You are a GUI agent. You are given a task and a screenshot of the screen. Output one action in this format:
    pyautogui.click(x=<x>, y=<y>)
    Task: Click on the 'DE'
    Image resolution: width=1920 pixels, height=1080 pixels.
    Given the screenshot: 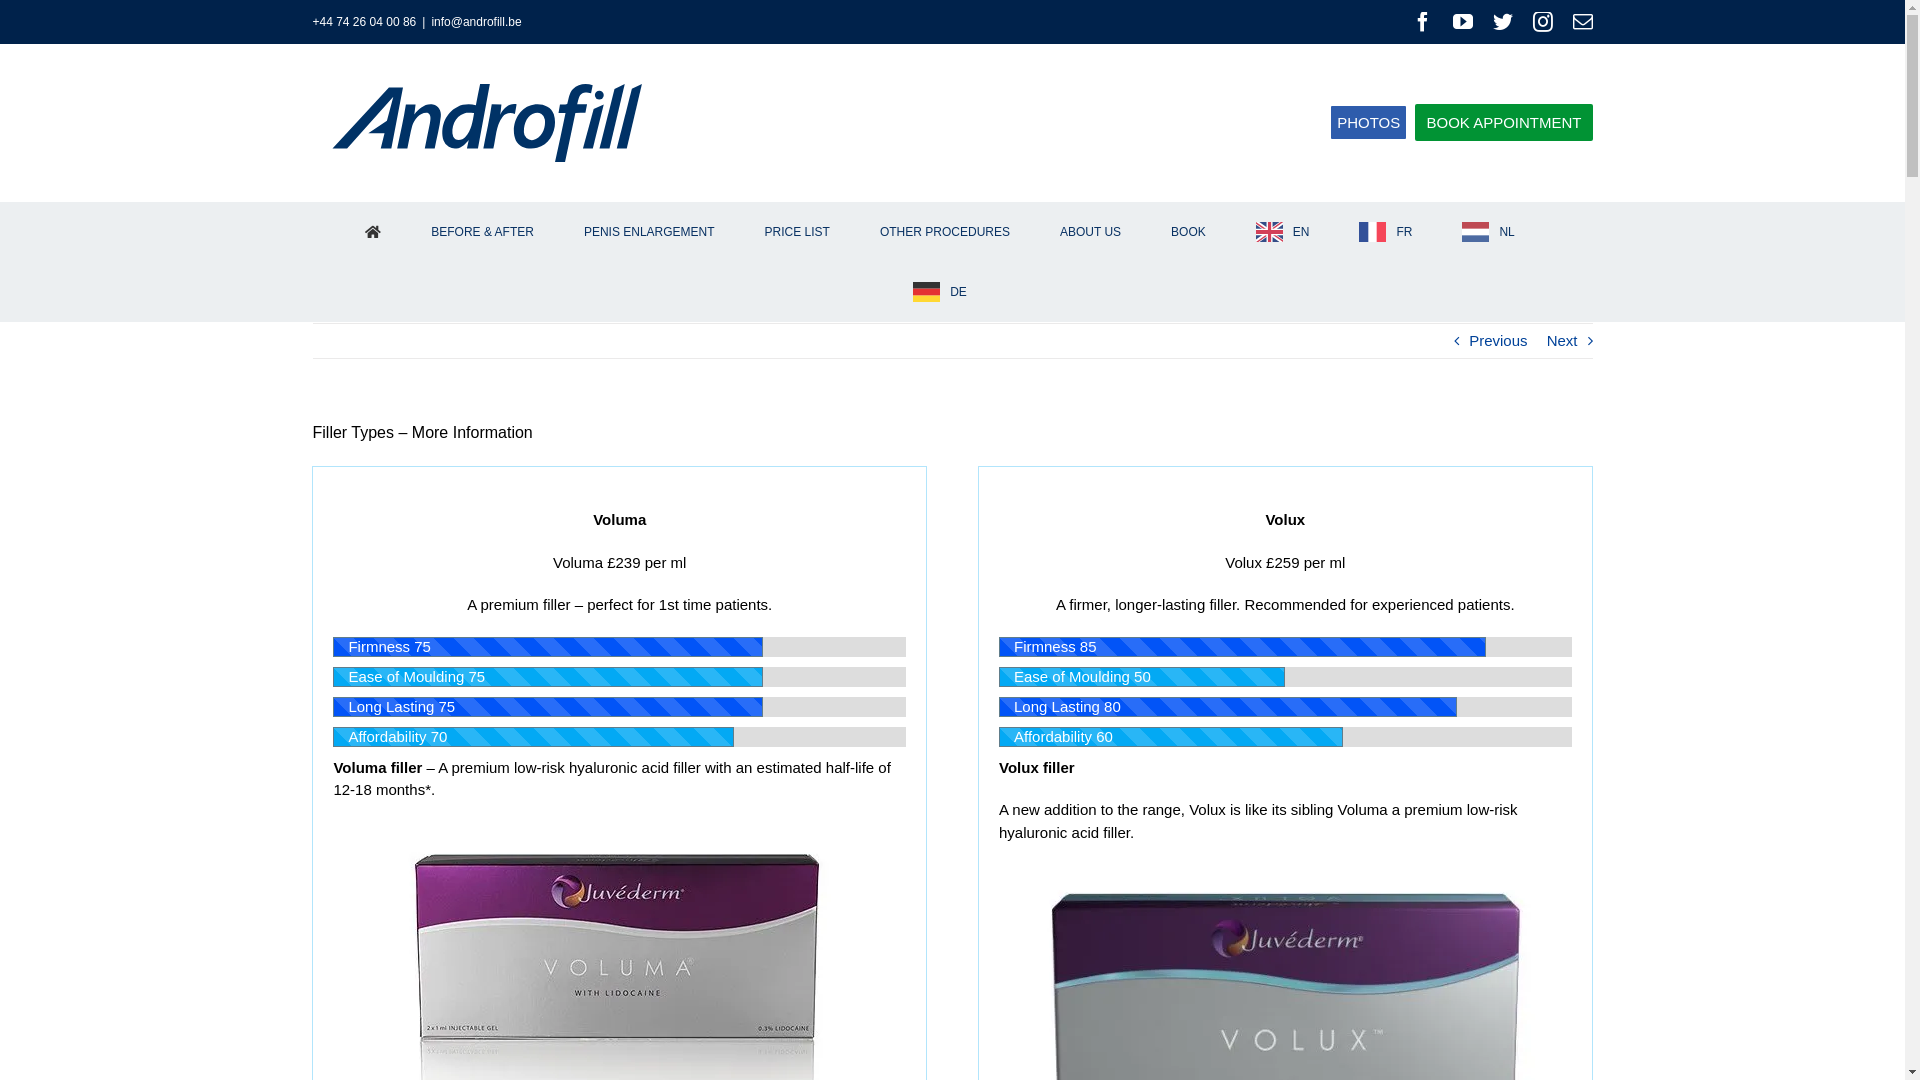 What is the action you would take?
    pyautogui.click(x=939, y=292)
    